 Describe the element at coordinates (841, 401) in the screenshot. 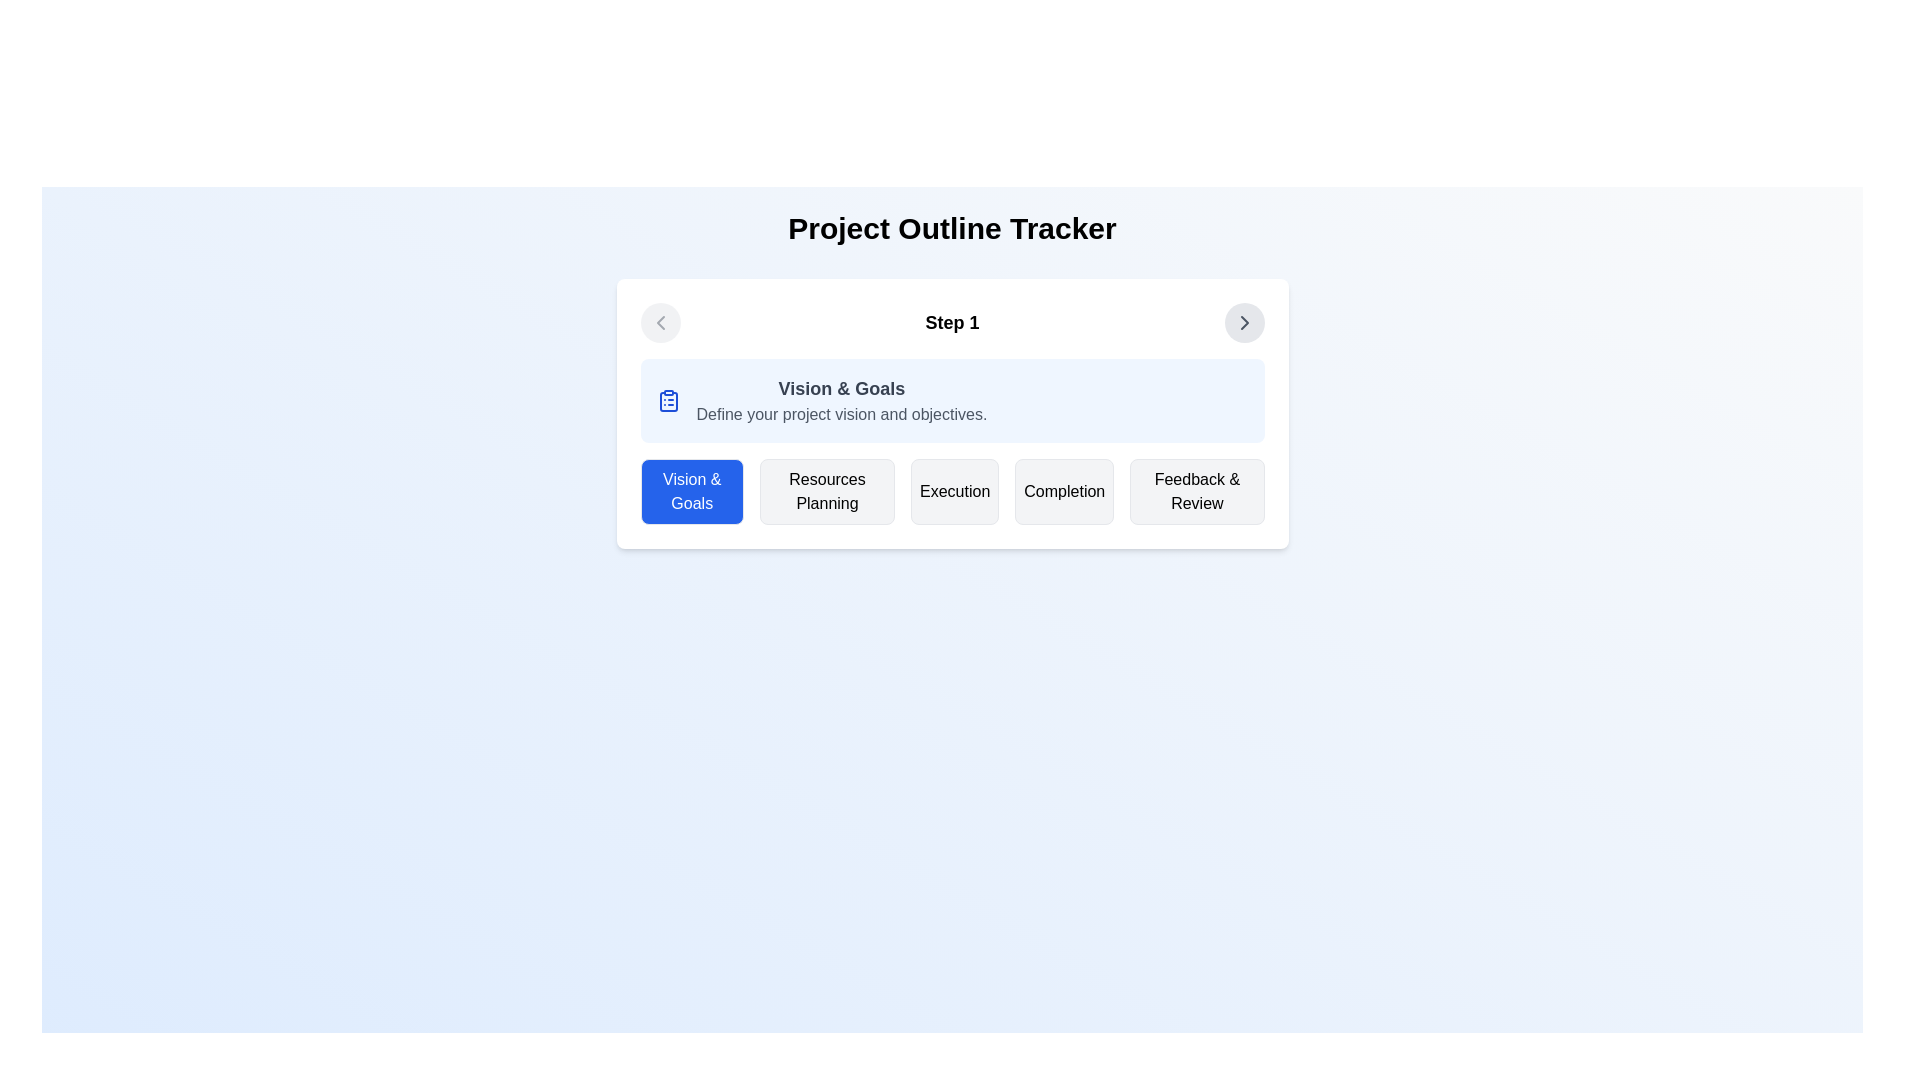

I see `the title and description box labeled 'Vision & Goals', which is positioned at the top center of the interface and serves to provide context about the current section` at that location.